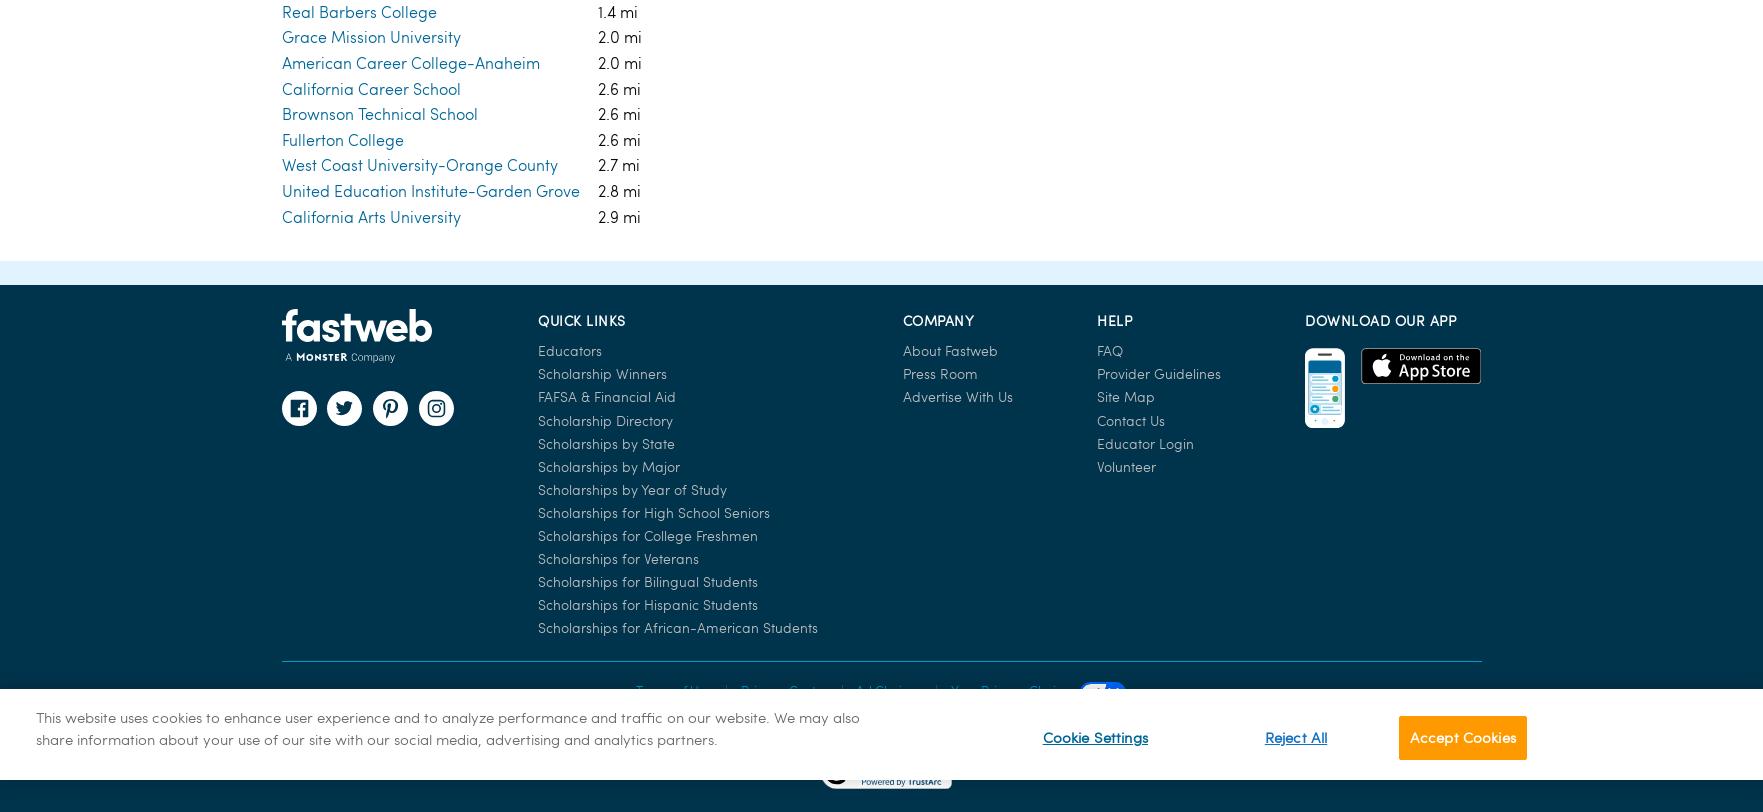  I want to click on 'Copyright © 2023', so click(881, 310).